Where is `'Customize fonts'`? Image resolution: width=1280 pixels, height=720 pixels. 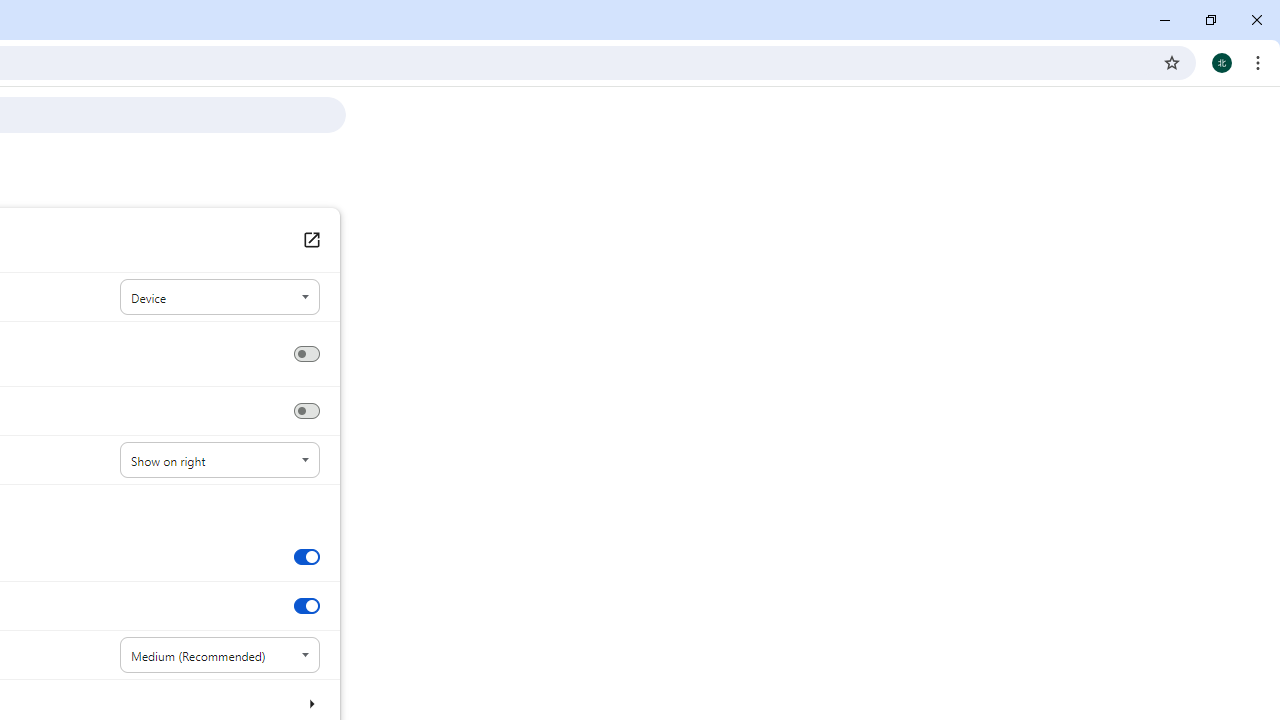
'Customize fonts' is located at coordinates (310, 702).